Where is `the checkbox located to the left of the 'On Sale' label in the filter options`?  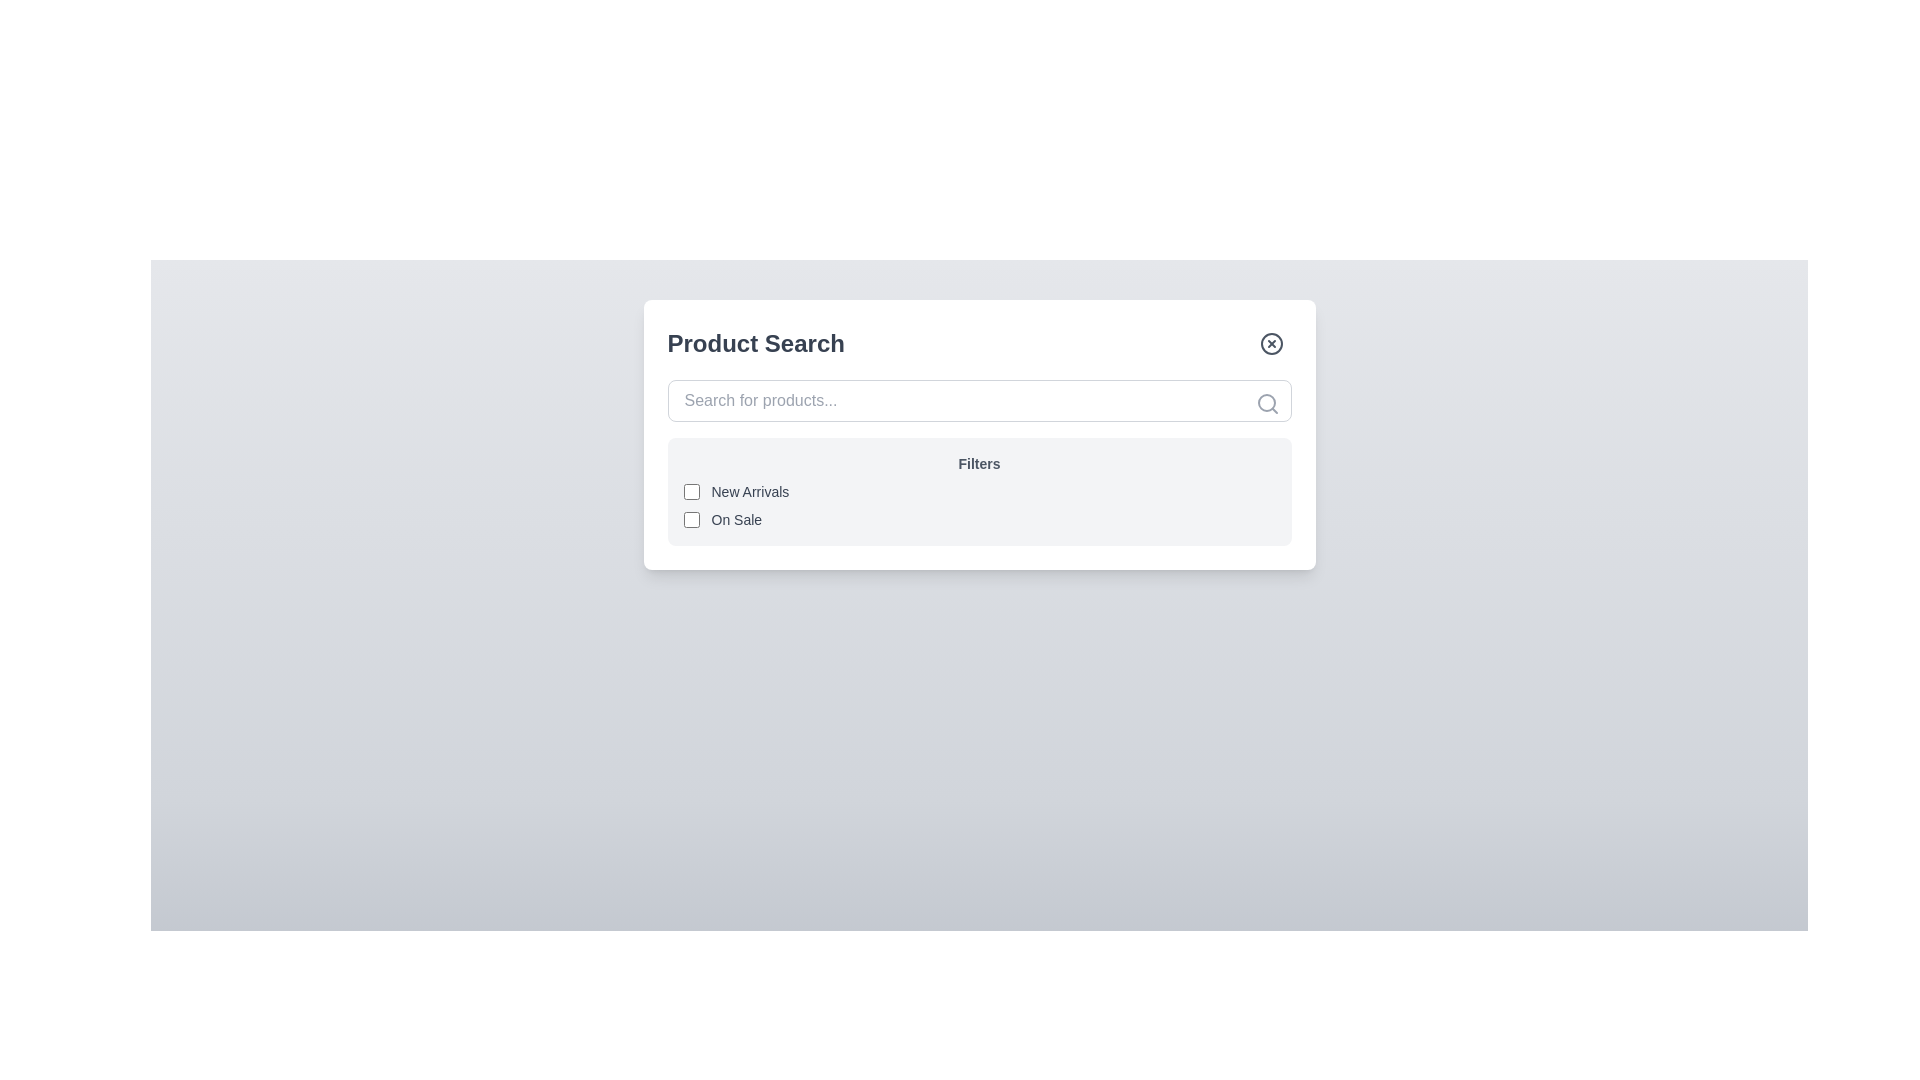
the checkbox located to the left of the 'On Sale' label in the filter options is located at coordinates (691, 519).